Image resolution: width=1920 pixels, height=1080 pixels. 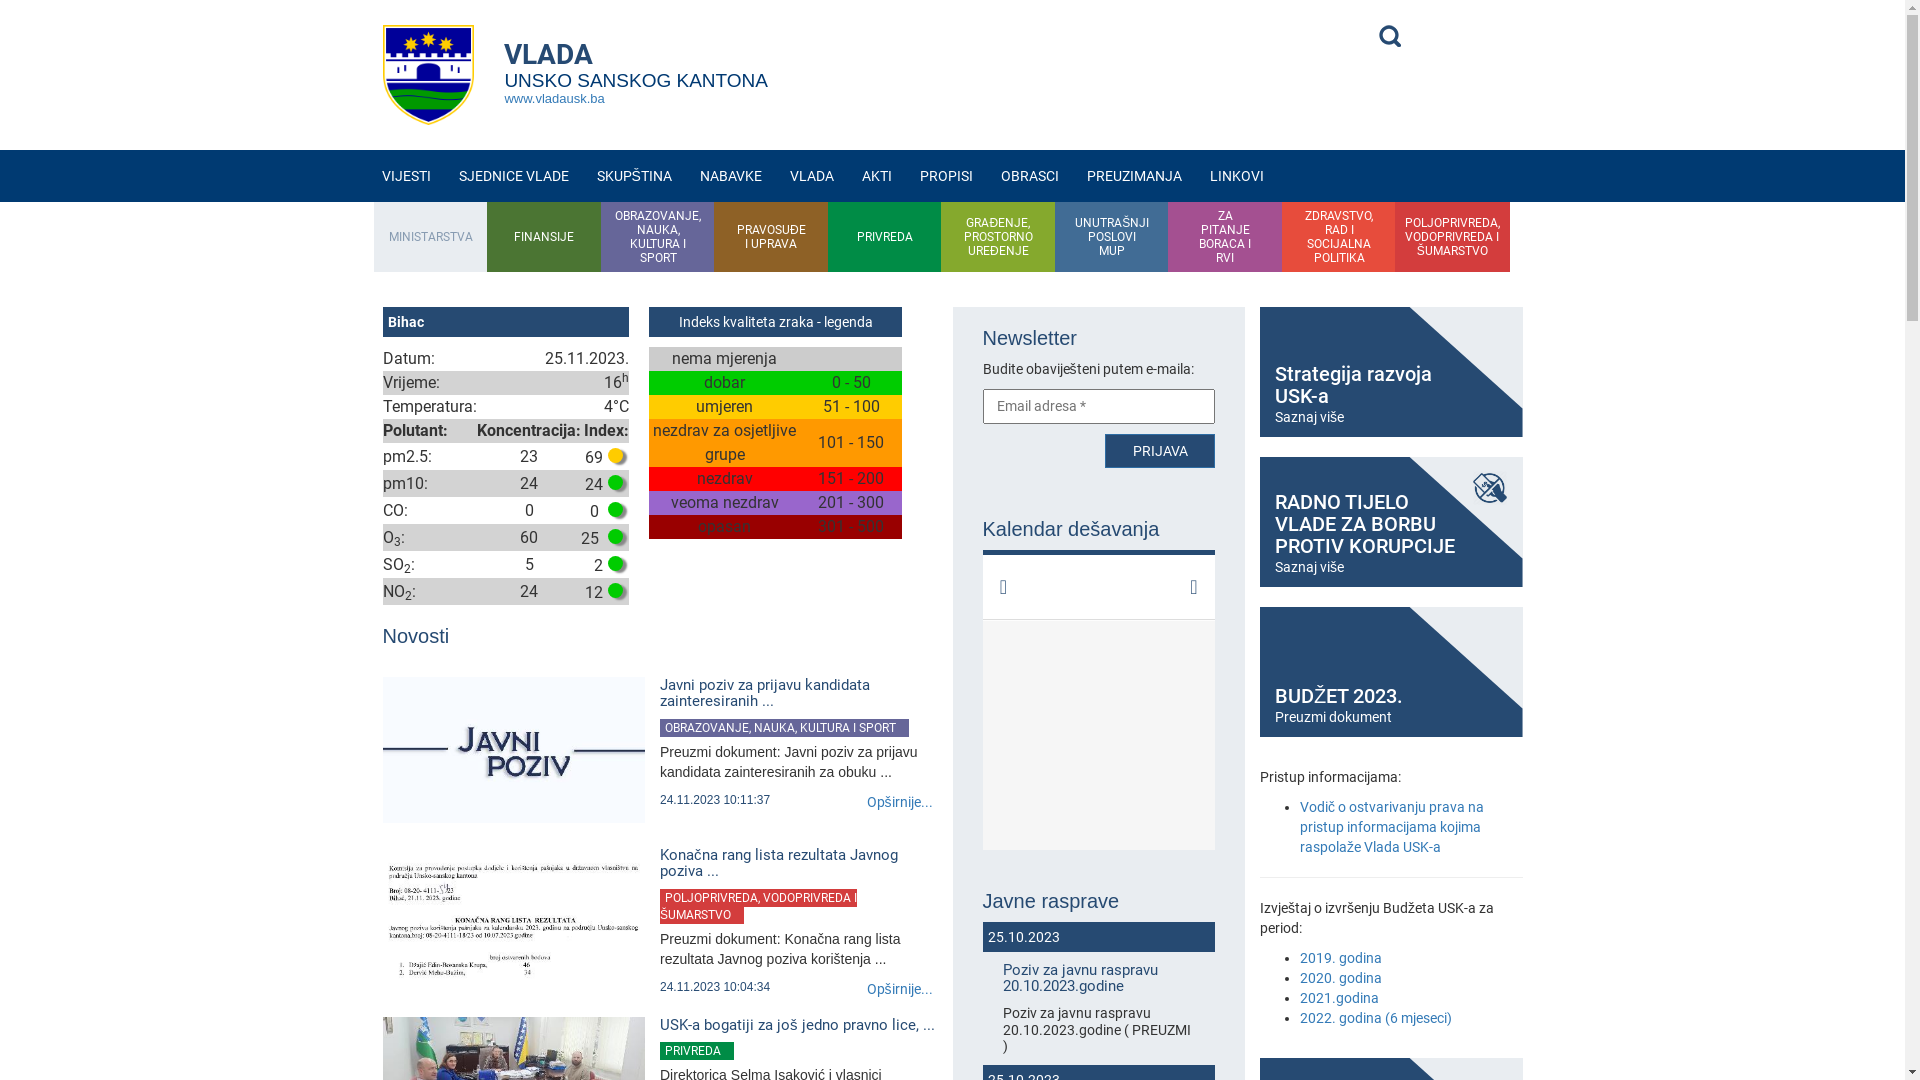 I want to click on 'PRIJAVA', so click(x=1103, y=451).